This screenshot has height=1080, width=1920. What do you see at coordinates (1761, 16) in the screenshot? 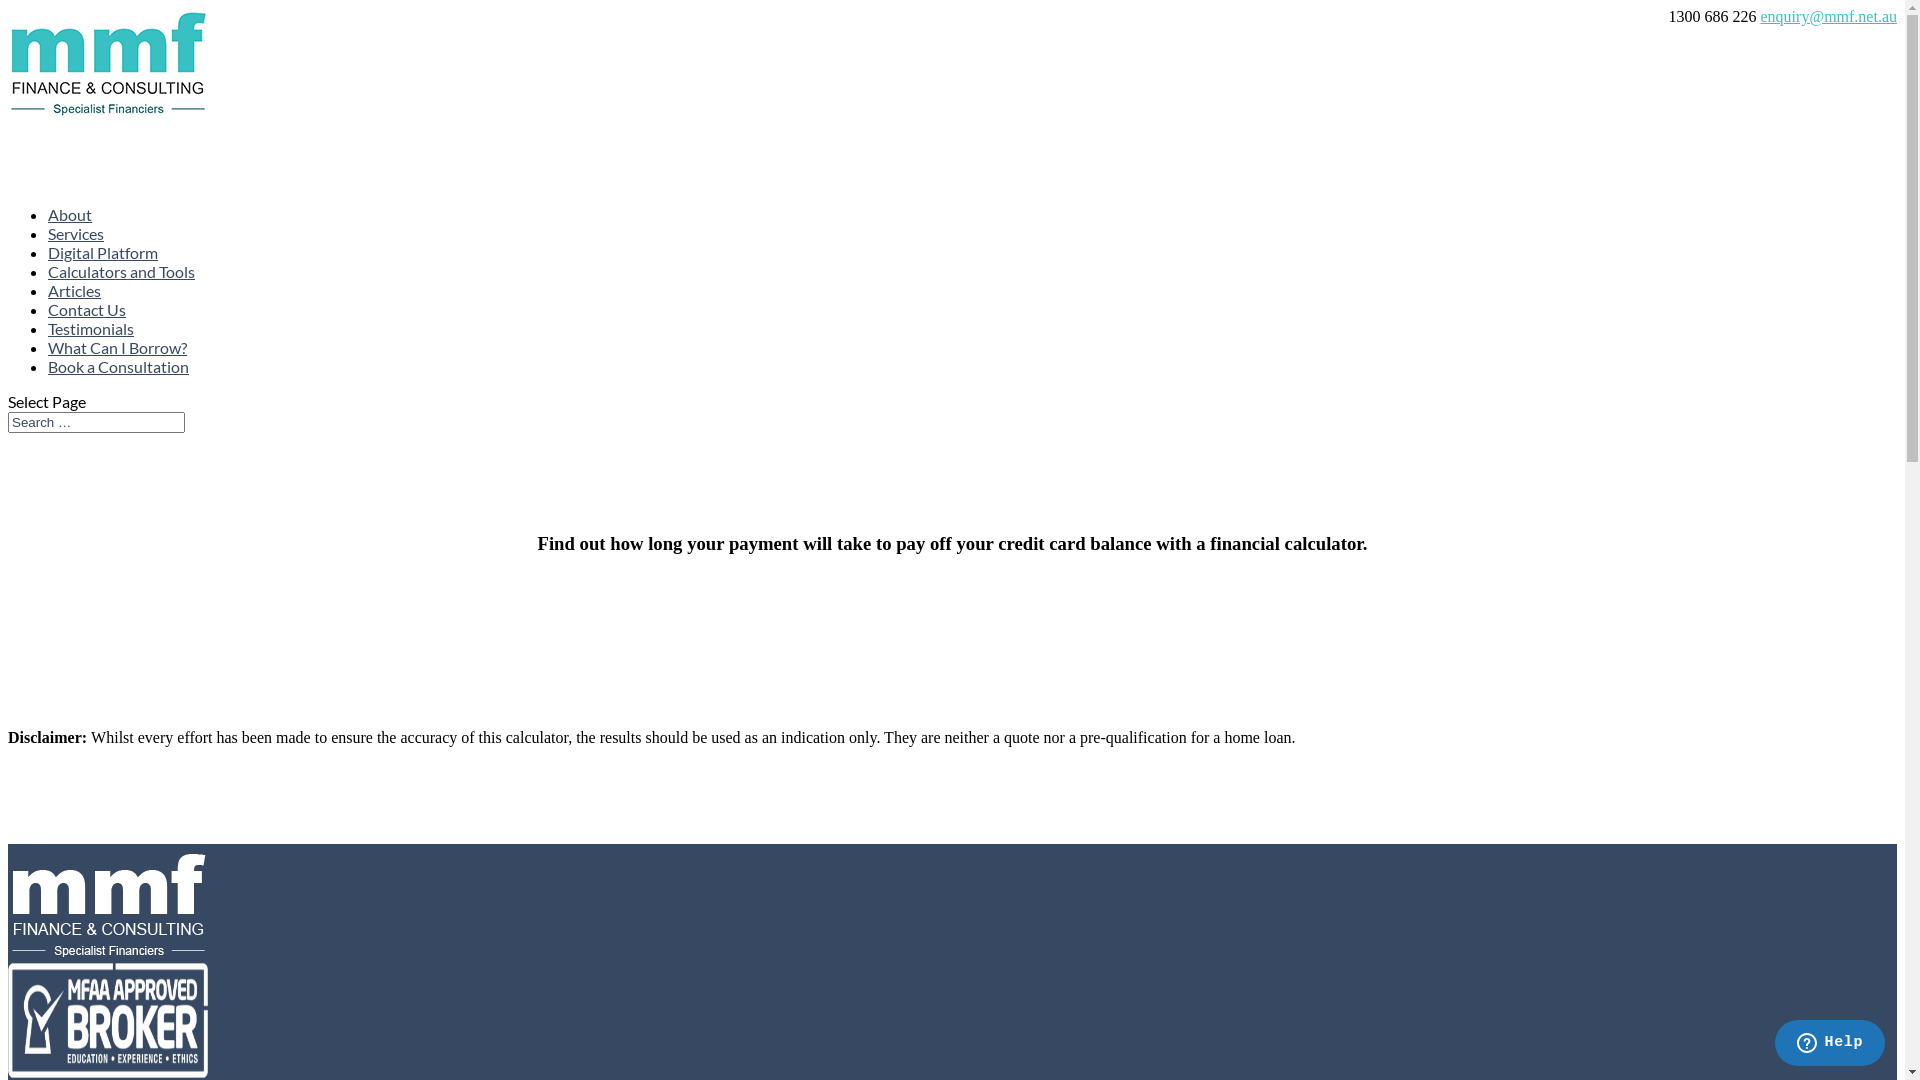
I see `'enquiry@mmf.net.au'` at bounding box center [1761, 16].